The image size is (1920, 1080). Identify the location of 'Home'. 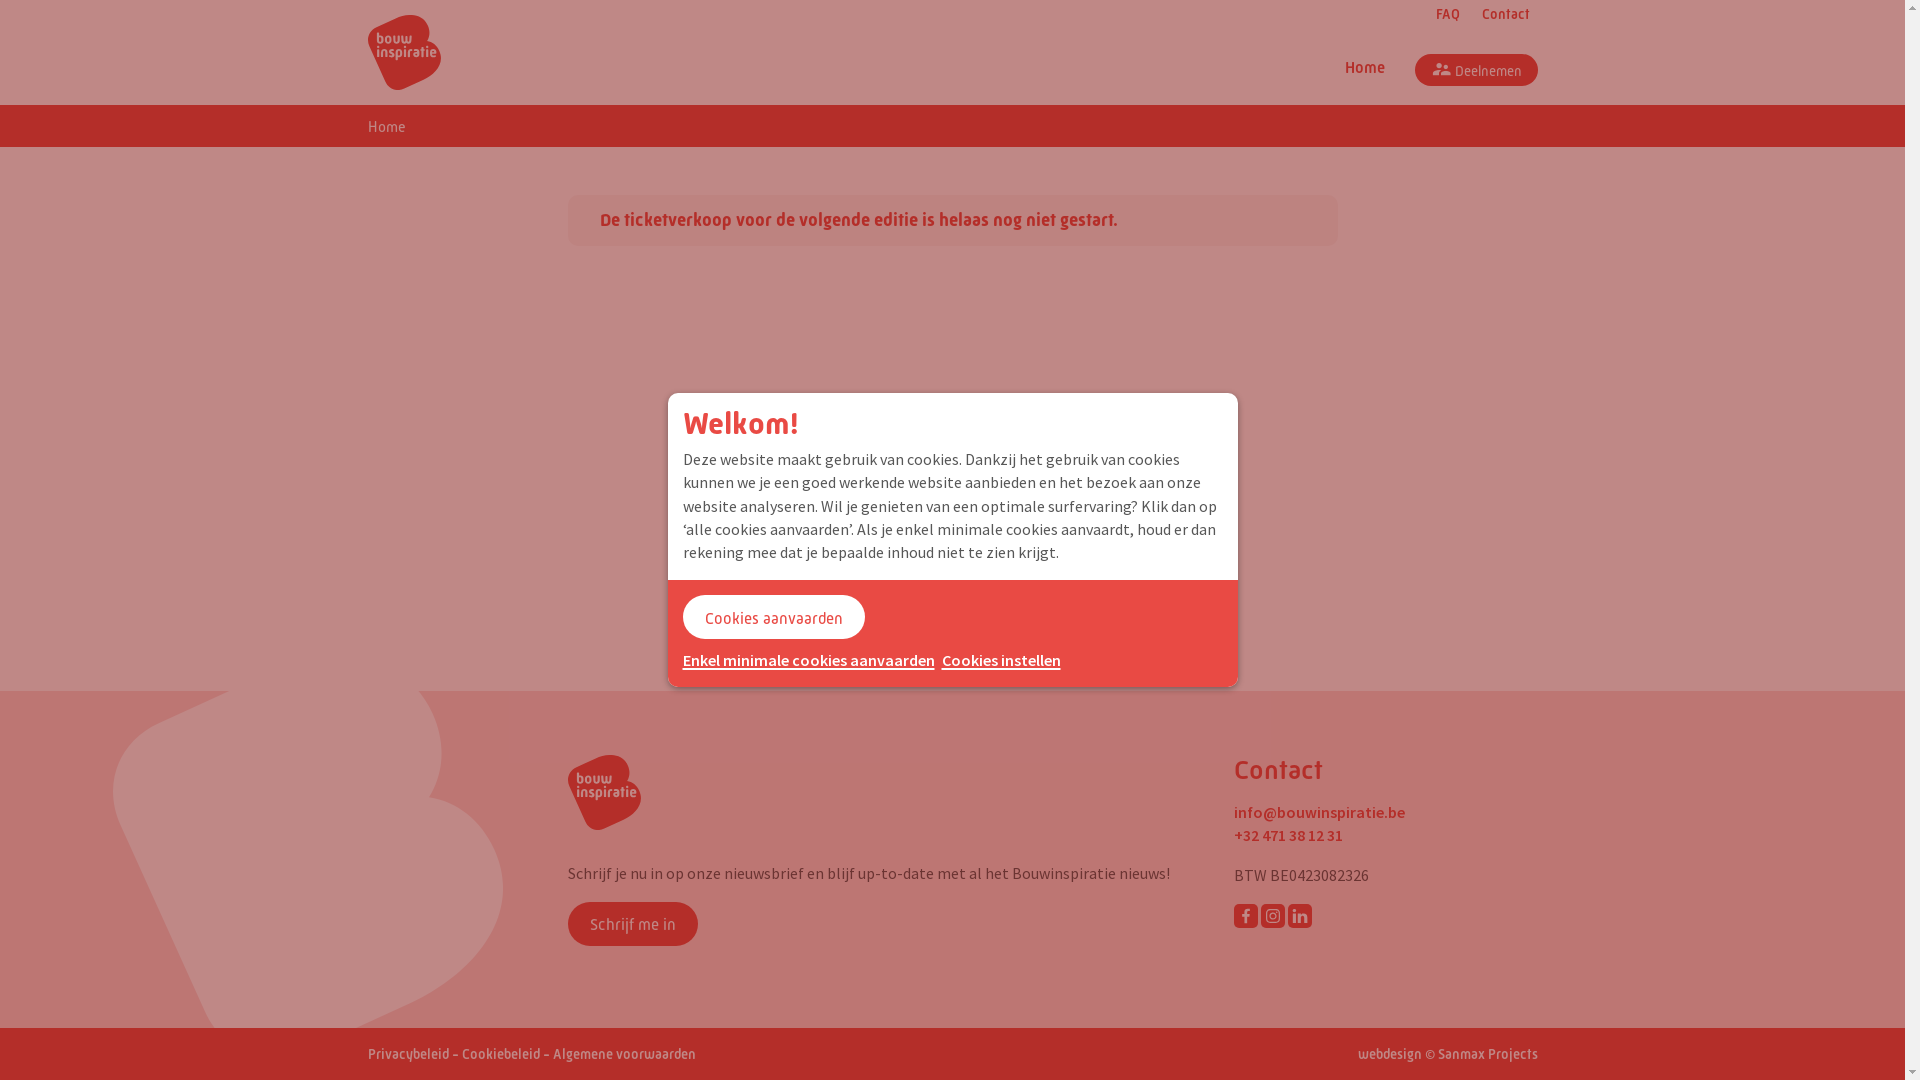
(368, 127).